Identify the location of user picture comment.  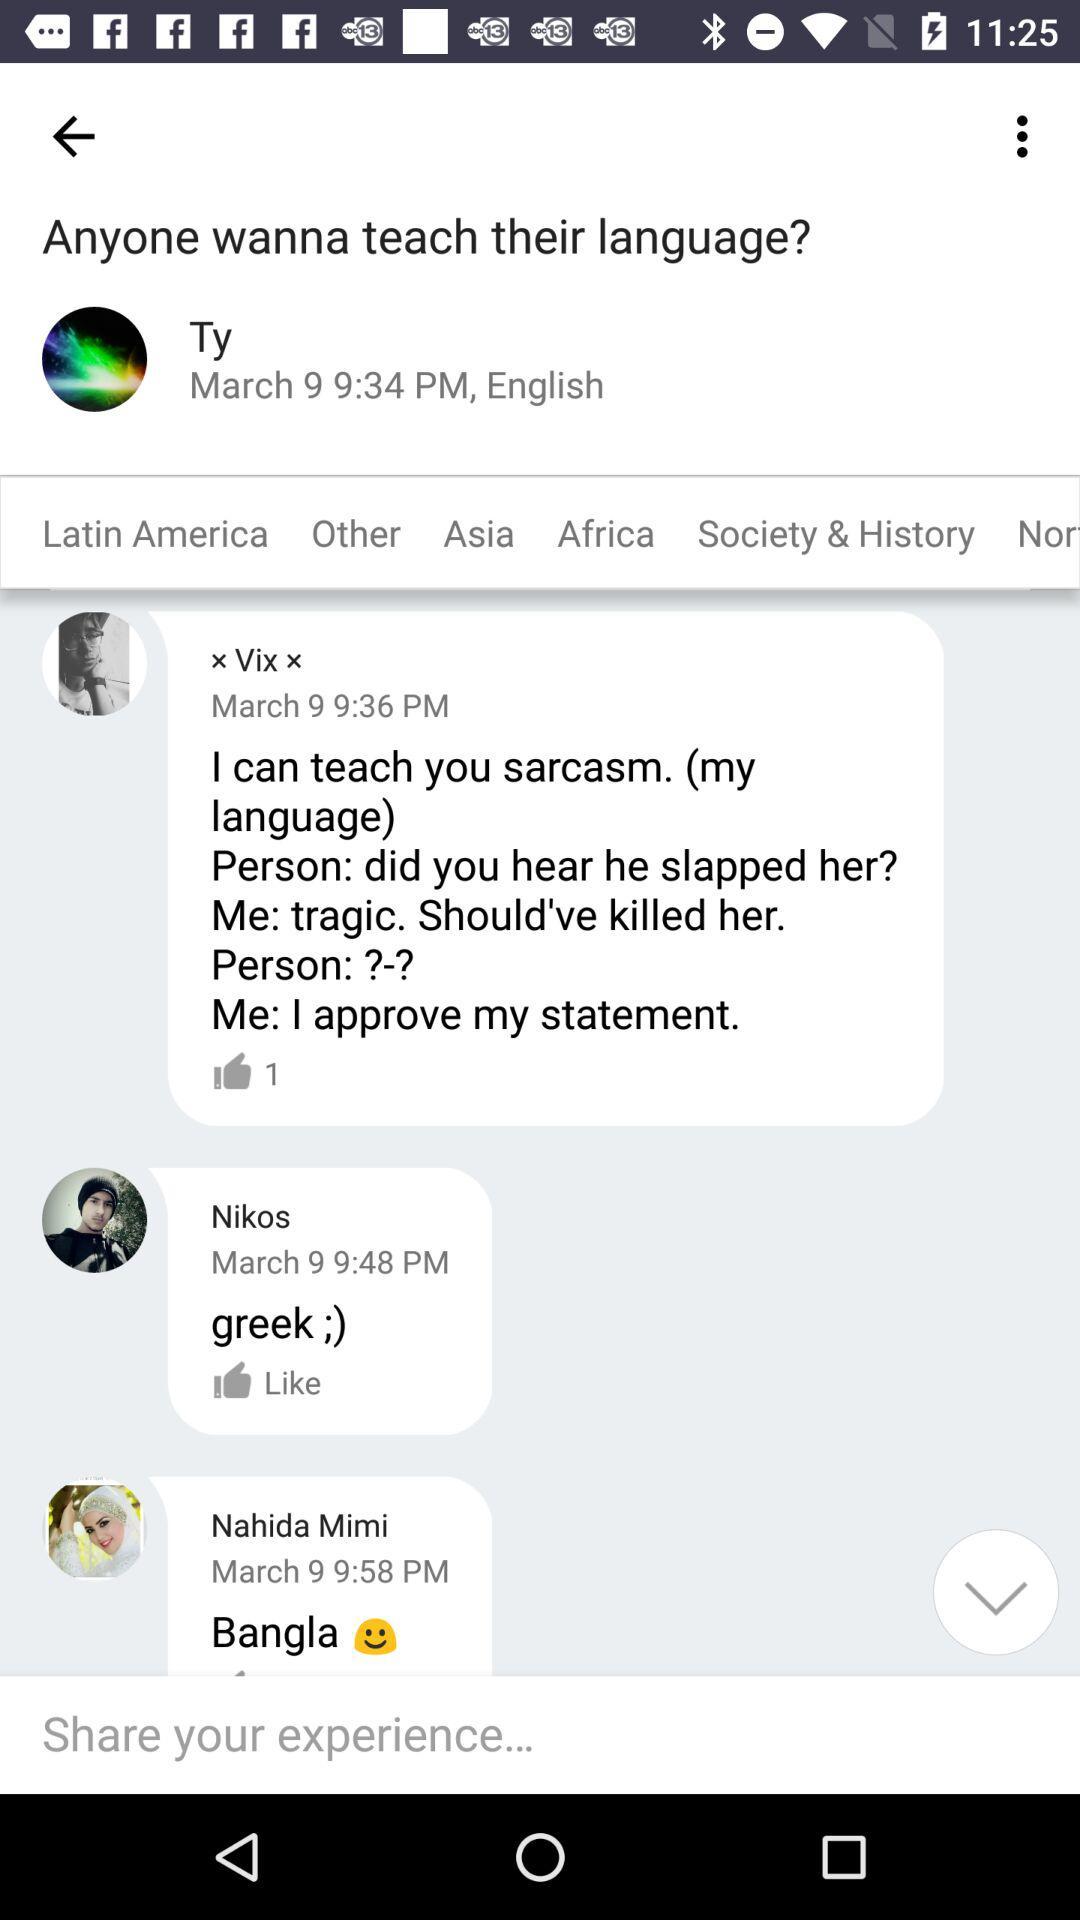
(94, 663).